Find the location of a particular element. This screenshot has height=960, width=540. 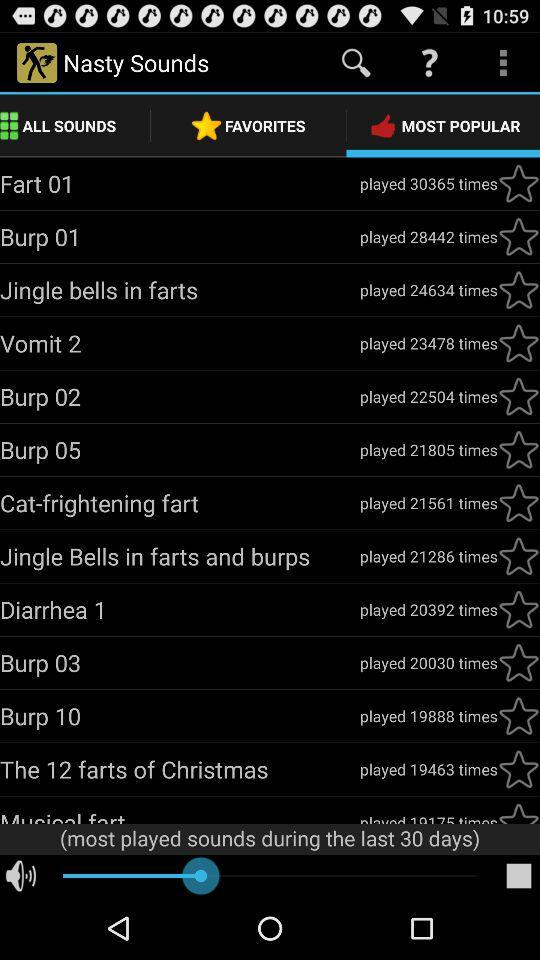

the fifth star under the most popular is located at coordinates (518, 395).